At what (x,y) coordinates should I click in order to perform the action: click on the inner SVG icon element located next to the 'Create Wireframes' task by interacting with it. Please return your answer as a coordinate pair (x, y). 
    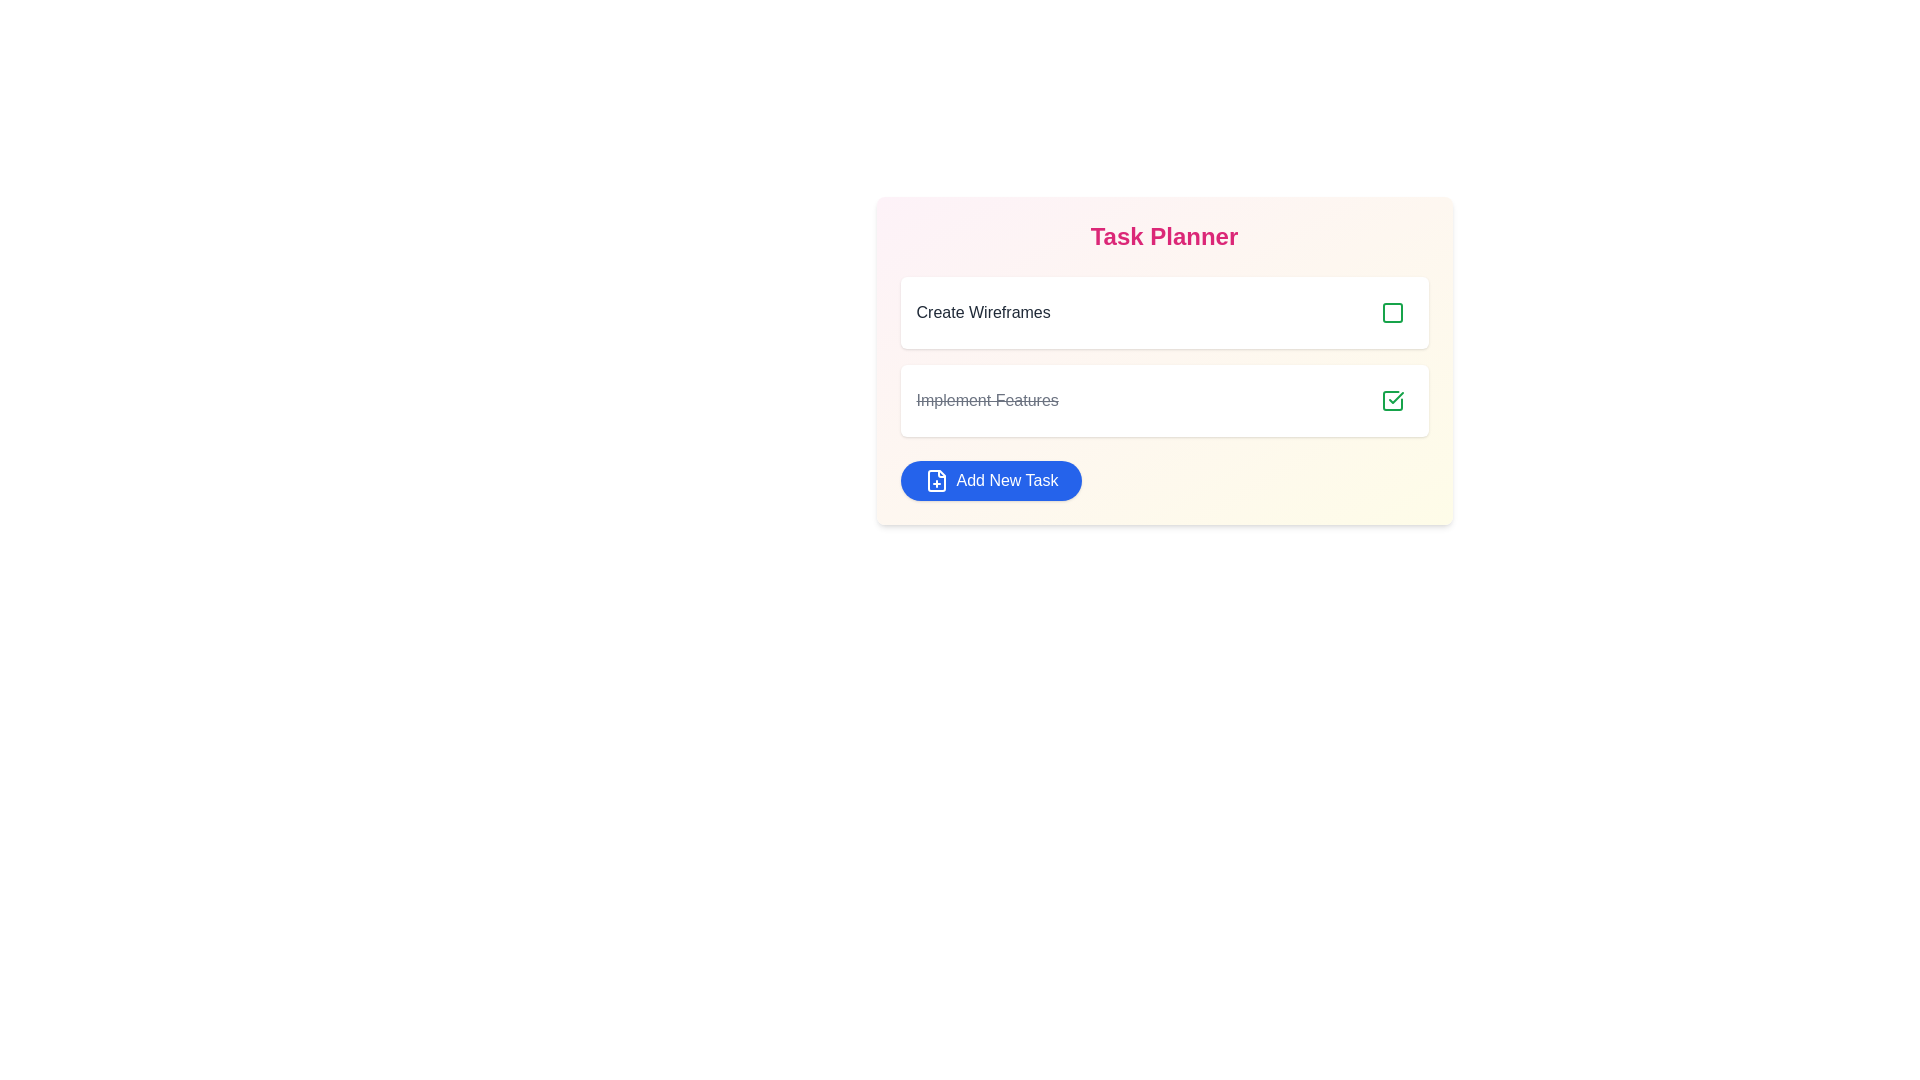
    Looking at the image, I should click on (1391, 312).